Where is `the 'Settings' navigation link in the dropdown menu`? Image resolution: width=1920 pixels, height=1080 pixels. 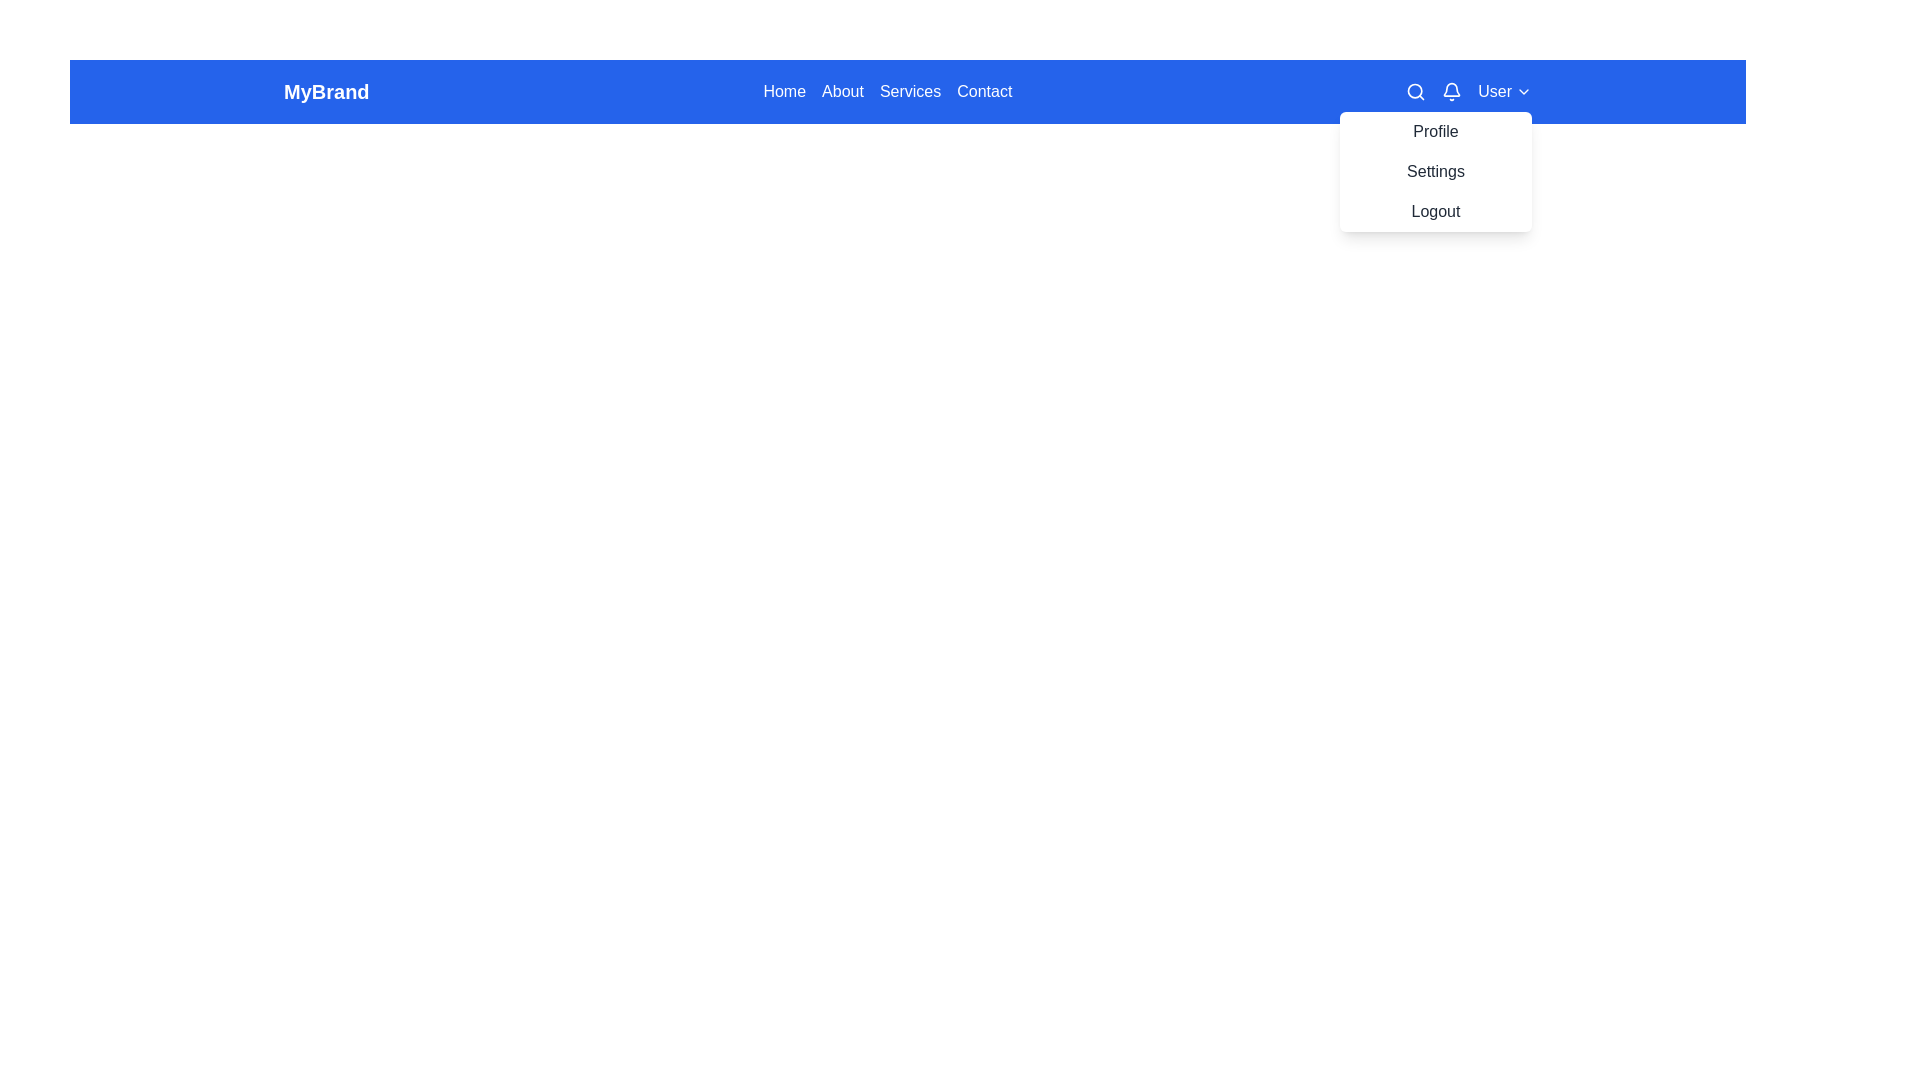 the 'Settings' navigation link in the dropdown menu is located at coordinates (1434, 171).